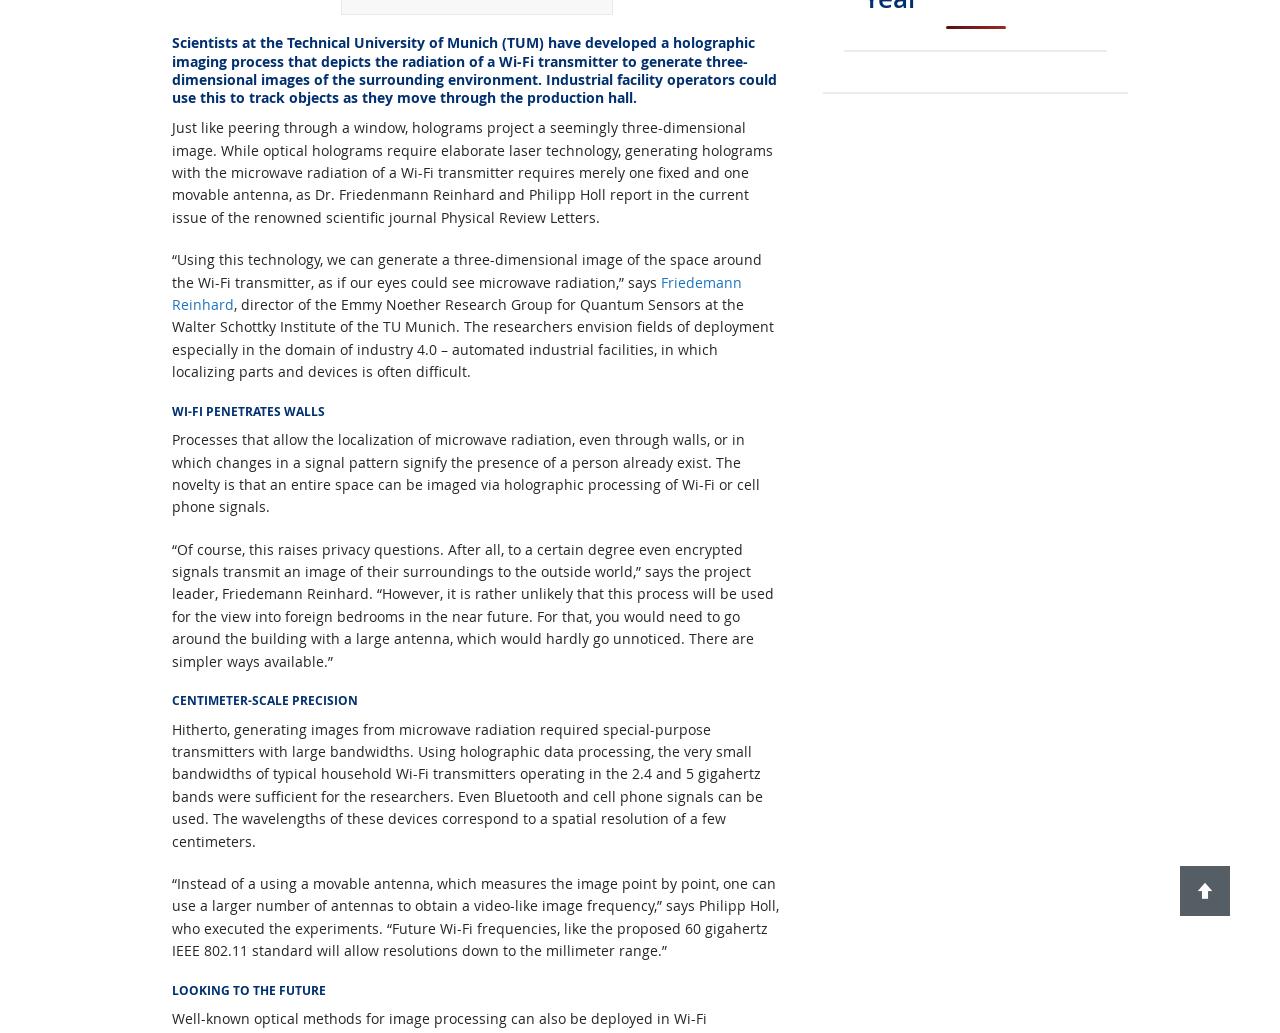 This screenshot has height=1033, width=1280. I want to click on 'Scientists at the Technical University of Munich (TUM) have developed a holographic imaging process that depicts the radiation of a Wi-Fi transmitter to generate three-dimensional images of the surrounding environment. Industrial facility operators could use this to track objects as they move through the production hall.', so click(473, 70).